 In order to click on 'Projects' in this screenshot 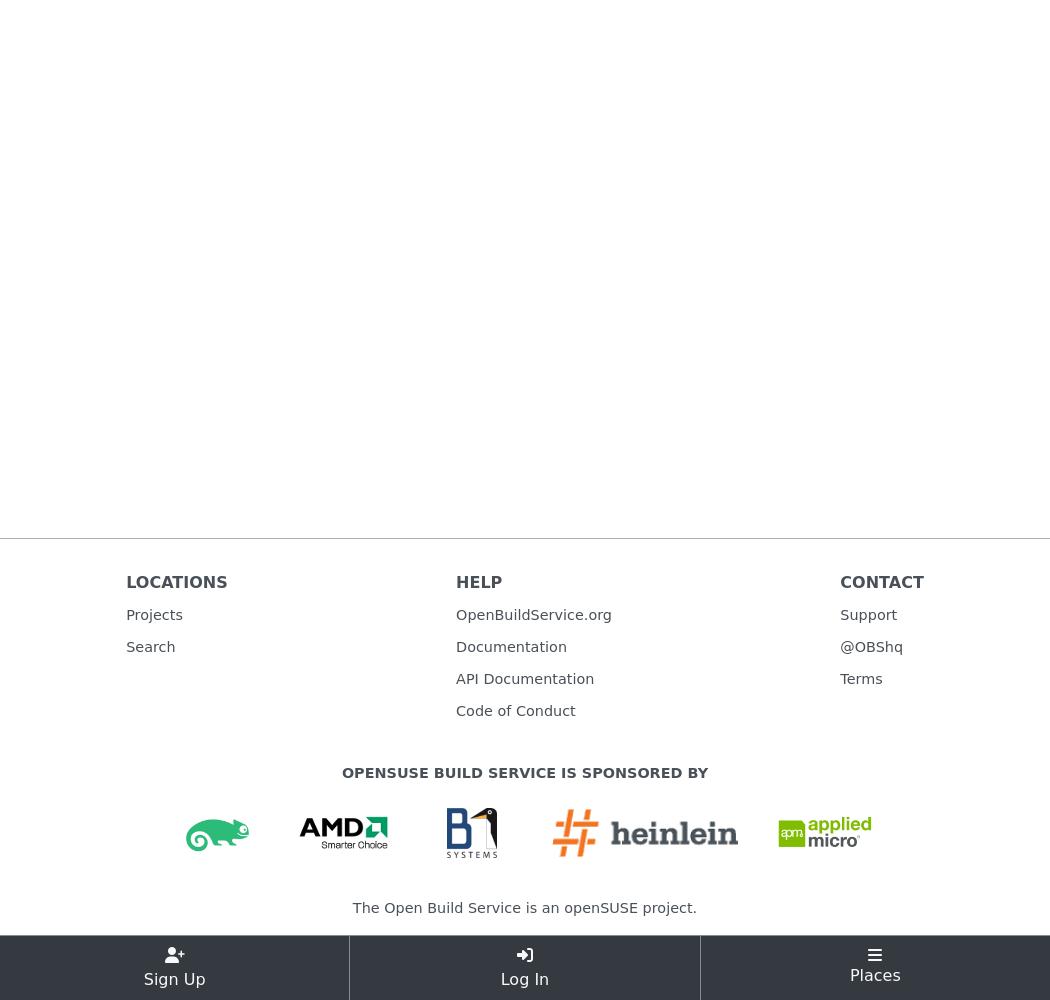, I will do `click(154, 613)`.